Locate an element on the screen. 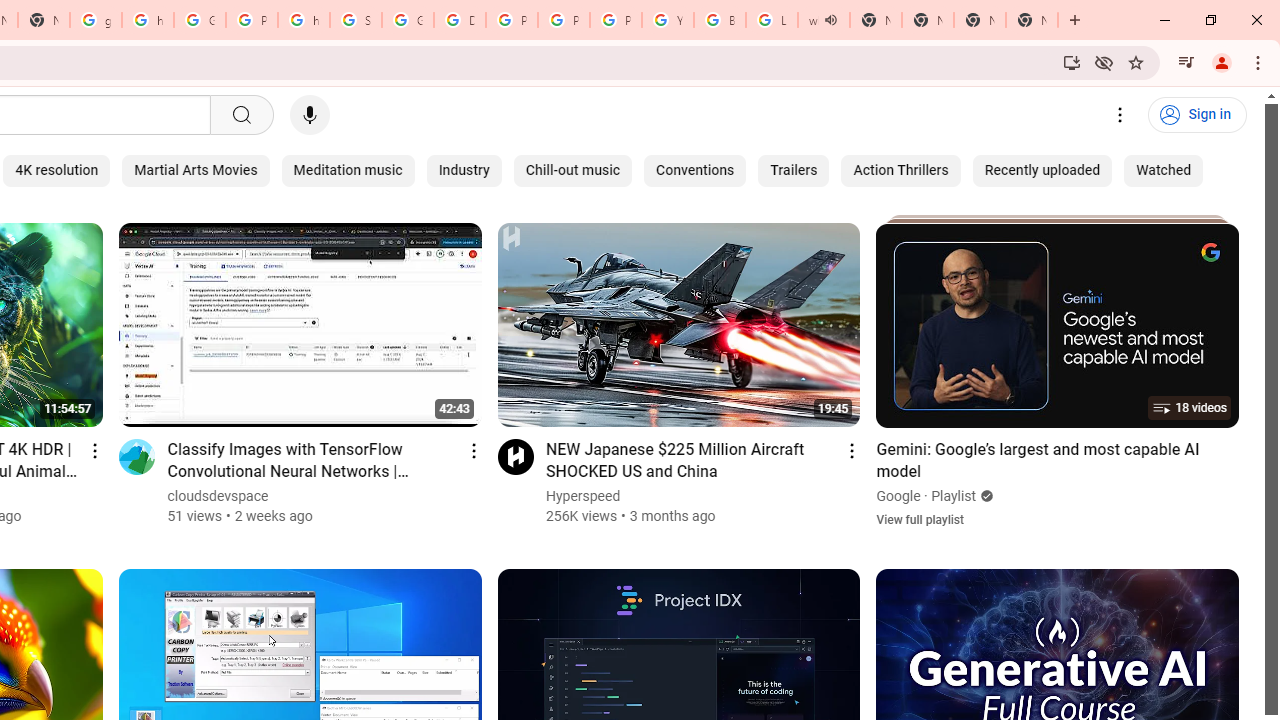 The image size is (1280, 720). 'Sign in' is located at coordinates (1197, 115).